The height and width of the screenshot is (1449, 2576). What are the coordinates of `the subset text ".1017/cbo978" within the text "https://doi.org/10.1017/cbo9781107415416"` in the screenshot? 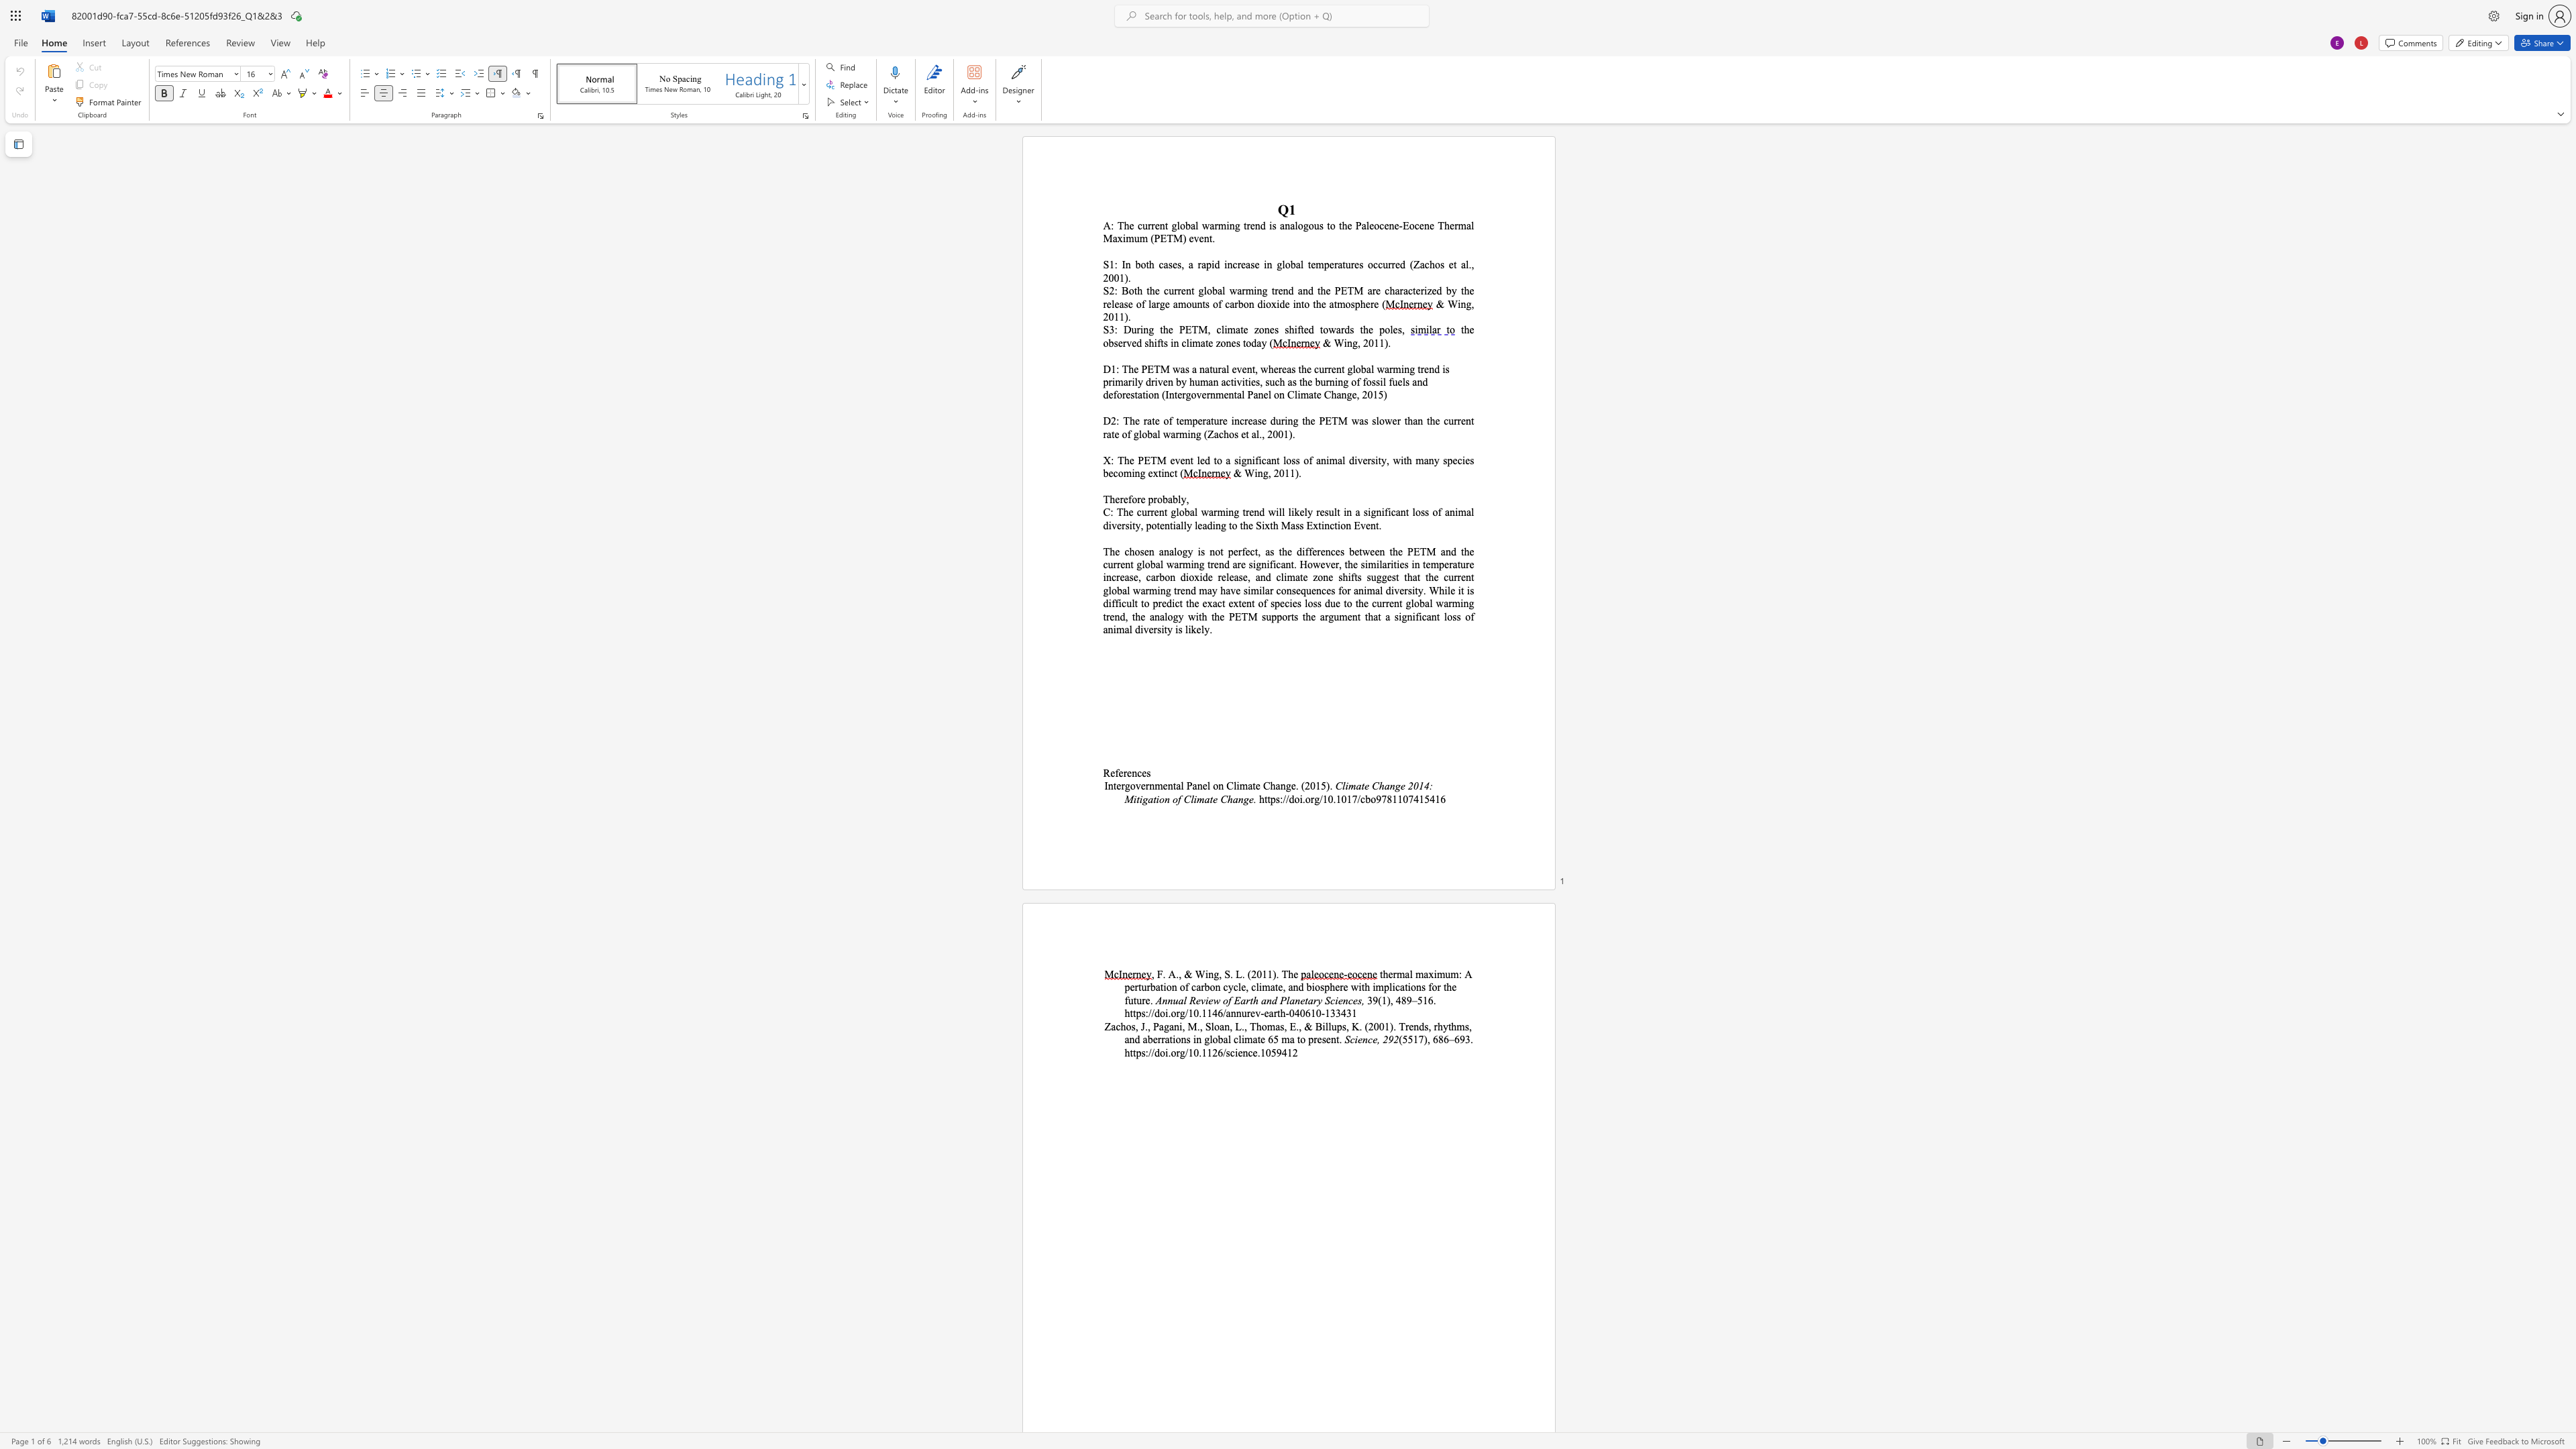 It's located at (1332, 798).